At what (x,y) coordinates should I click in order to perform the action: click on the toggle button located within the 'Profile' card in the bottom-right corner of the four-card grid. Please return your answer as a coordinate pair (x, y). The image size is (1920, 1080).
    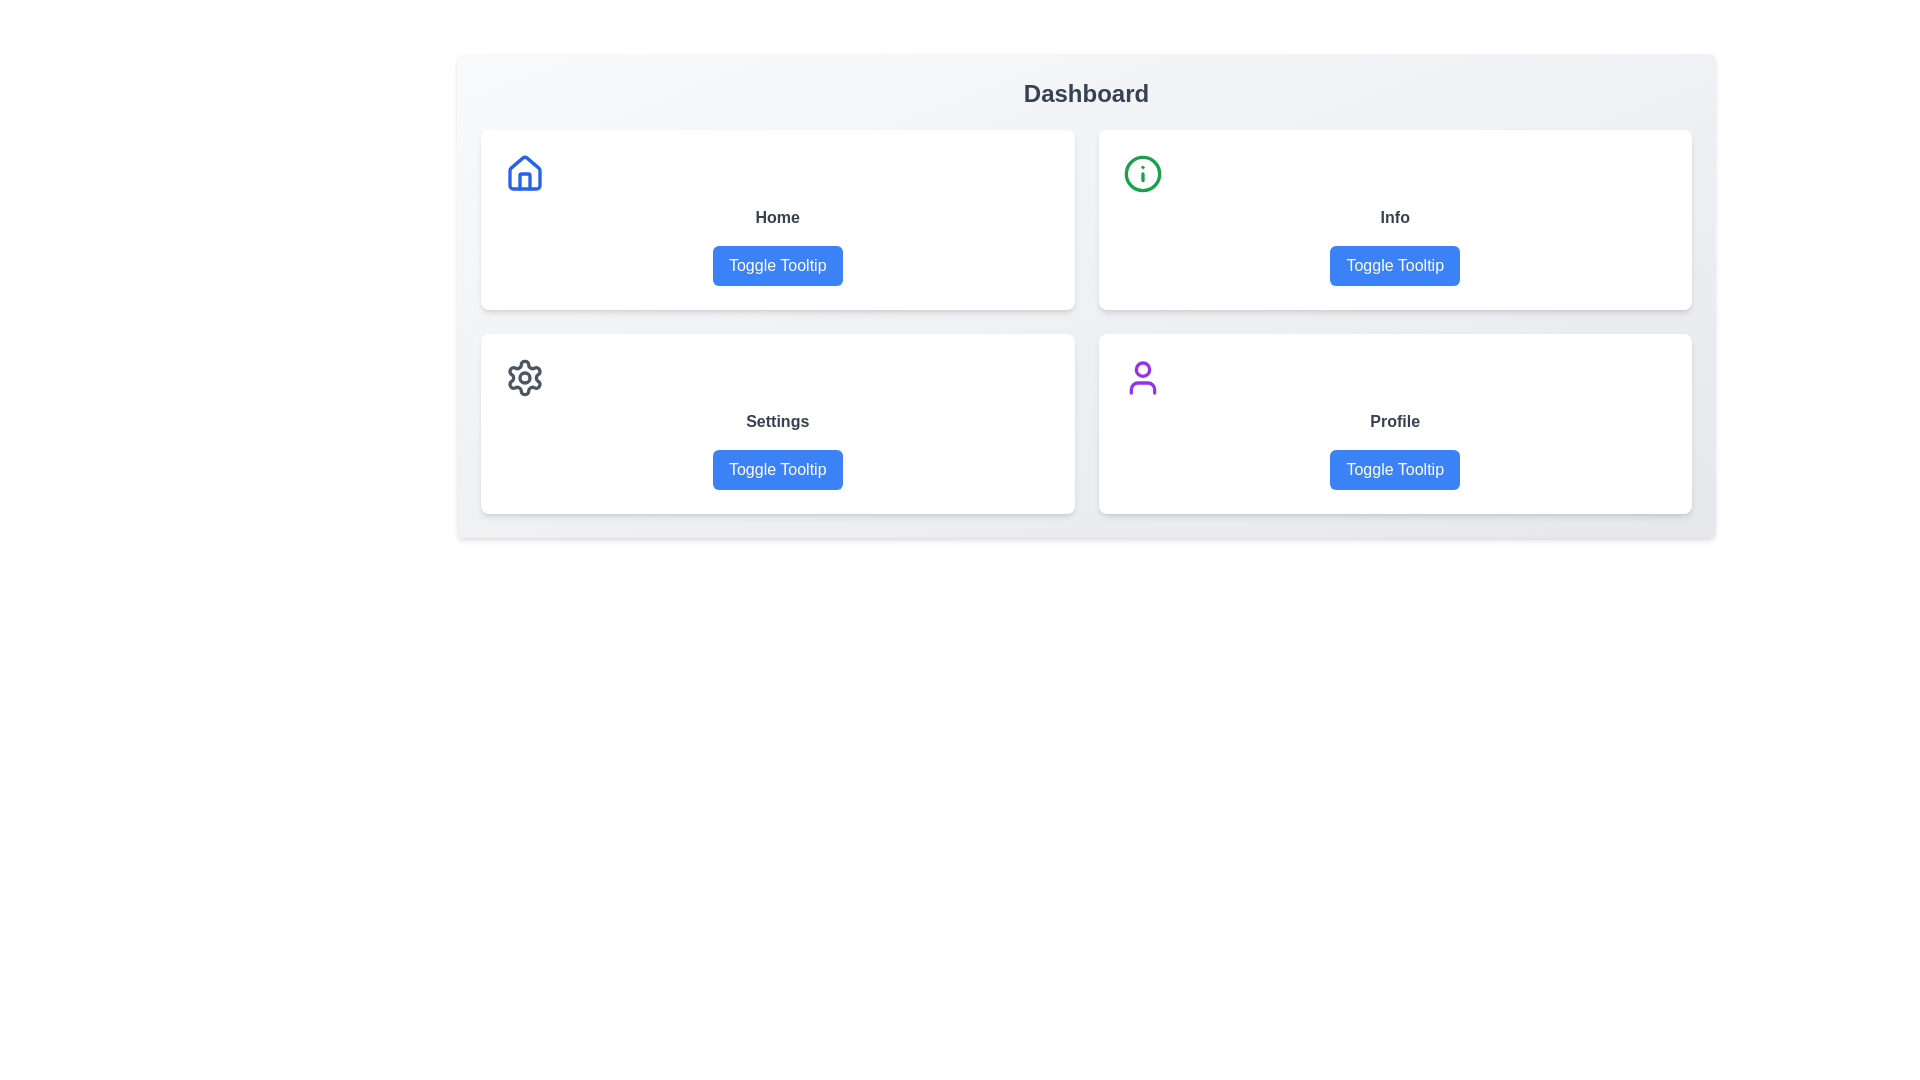
    Looking at the image, I should click on (1394, 470).